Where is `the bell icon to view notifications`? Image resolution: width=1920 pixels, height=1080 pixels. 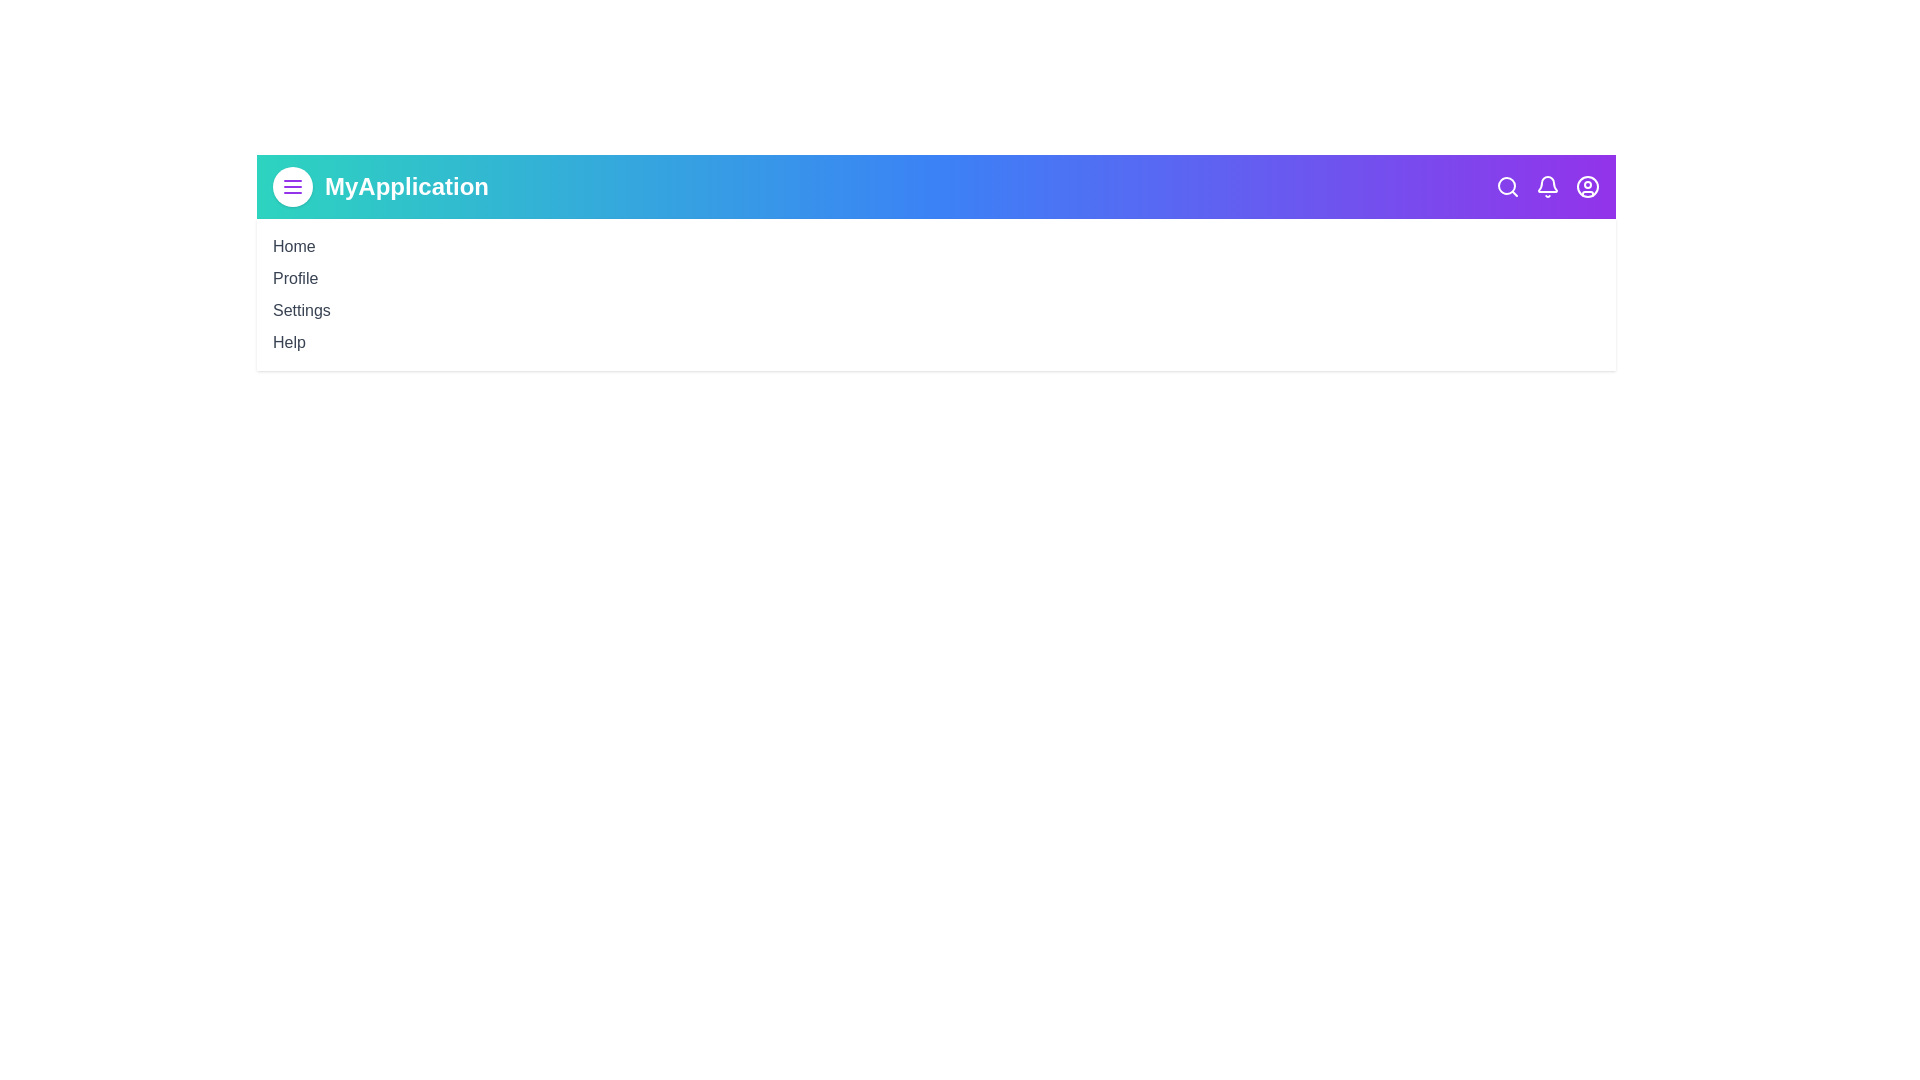
the bell icon to view notifications is located at coordinates (1547, 186).